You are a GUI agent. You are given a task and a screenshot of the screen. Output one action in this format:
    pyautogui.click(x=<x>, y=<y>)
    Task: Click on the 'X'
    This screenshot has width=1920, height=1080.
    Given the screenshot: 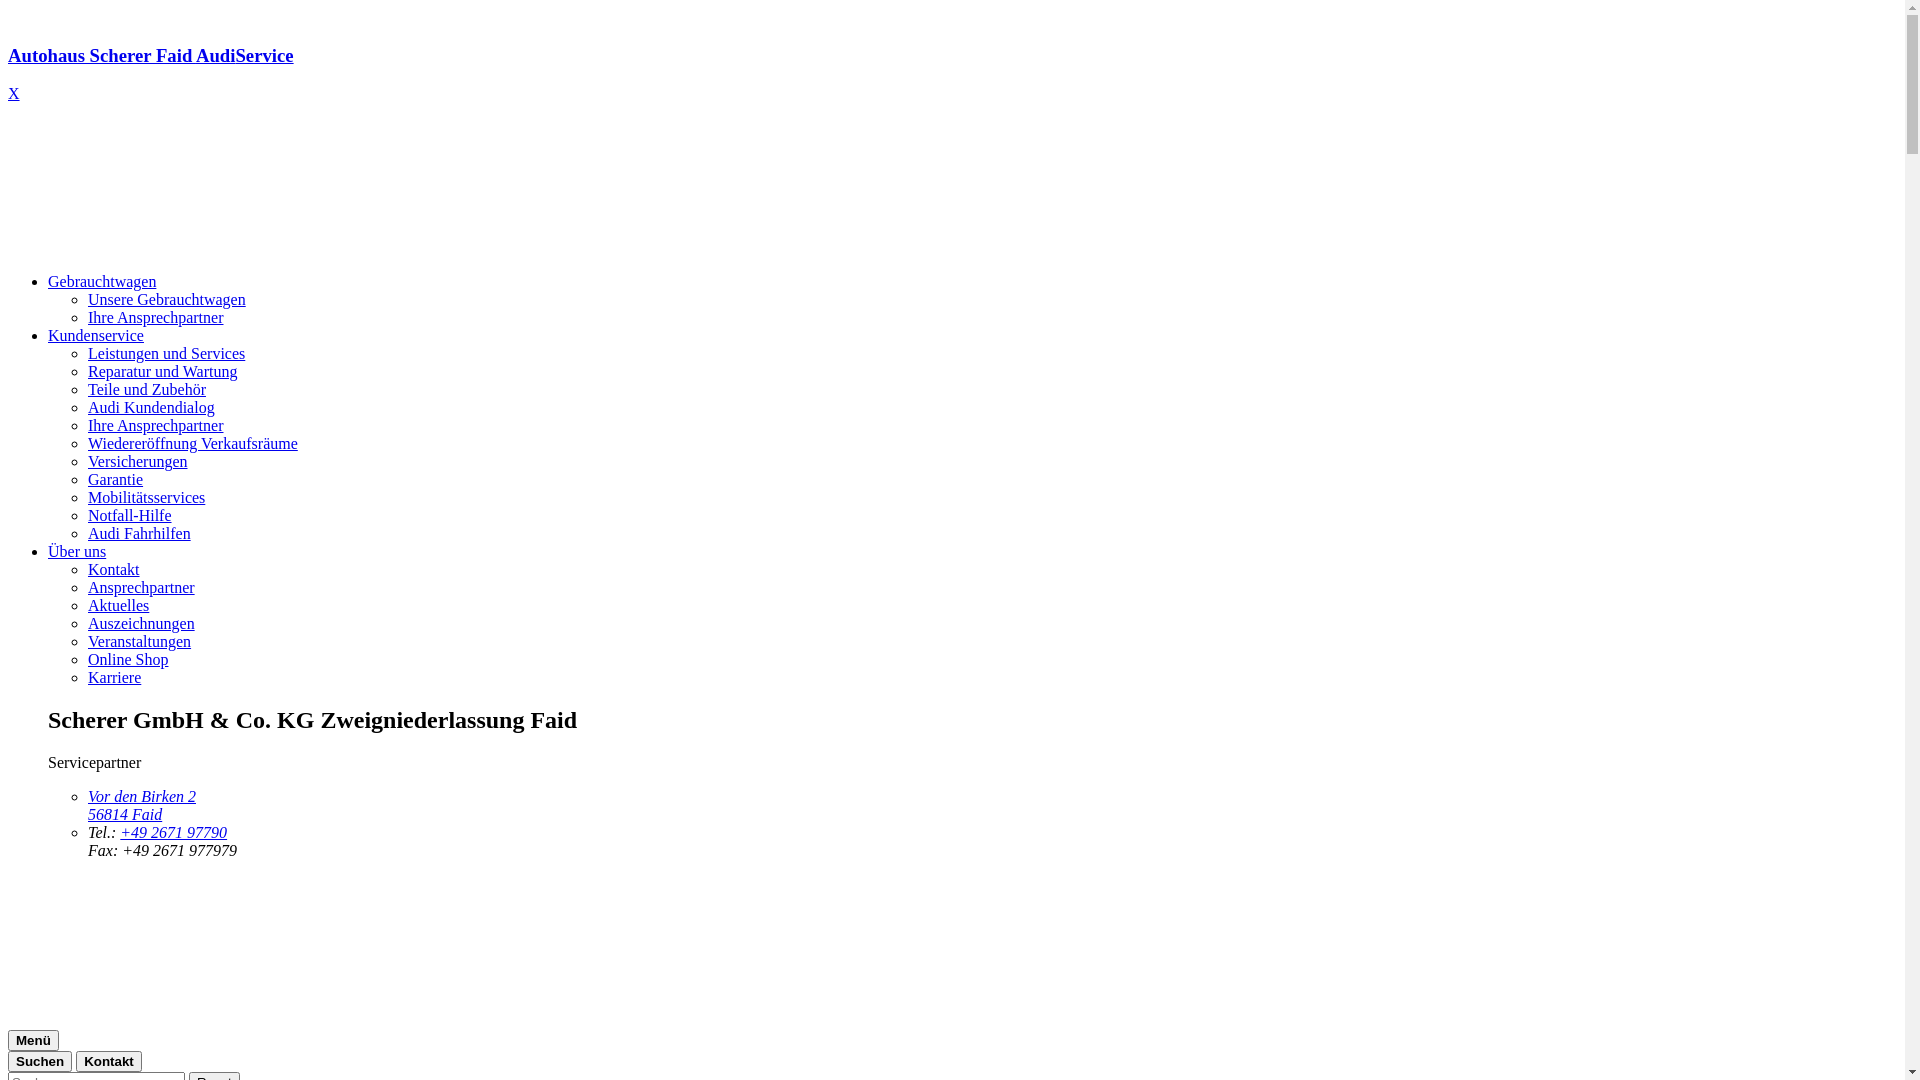 What is the action you would take?
    pyautogui.click(x=14, y=93)
    